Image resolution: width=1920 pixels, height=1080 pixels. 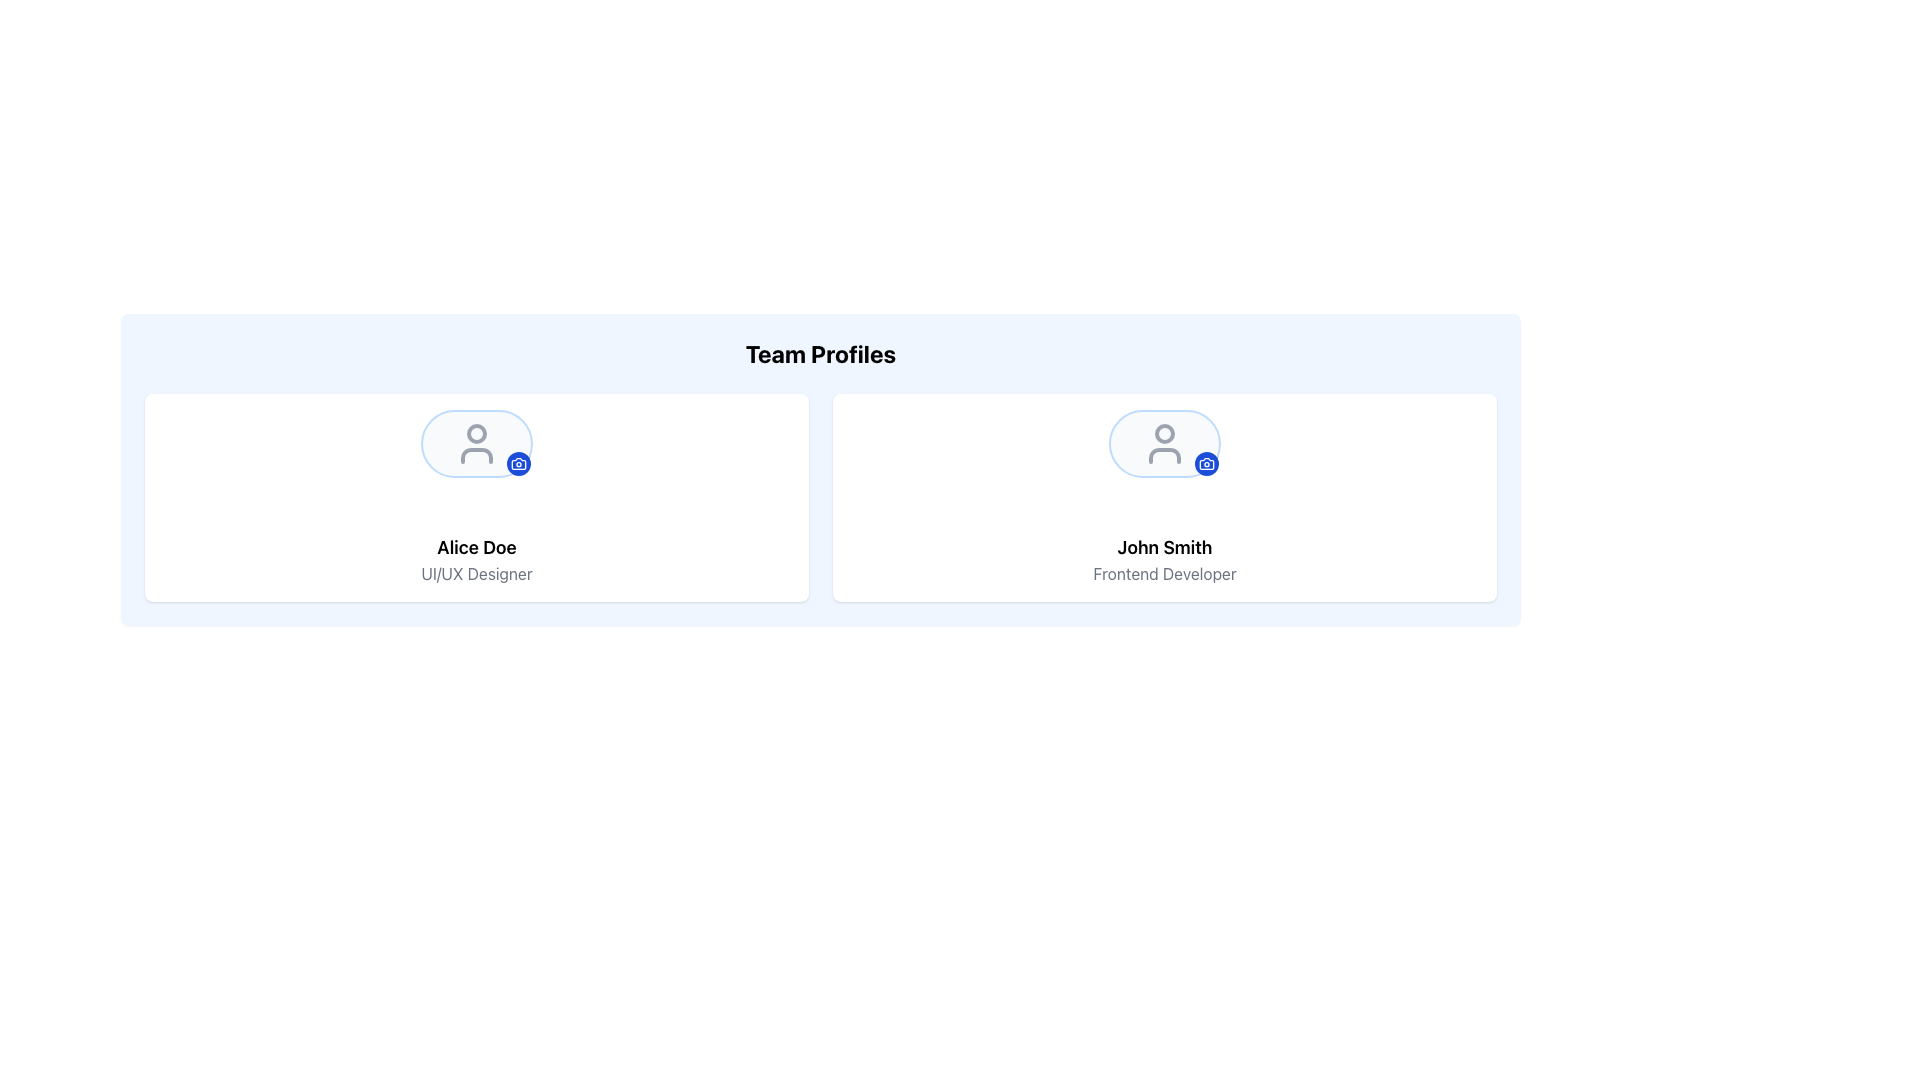 What do you see at coordinates (475, 466) in the screenshot?
I see `the image icon representing the profile avatar of user 'Alice Doe'` at bounding box center [475, 466].